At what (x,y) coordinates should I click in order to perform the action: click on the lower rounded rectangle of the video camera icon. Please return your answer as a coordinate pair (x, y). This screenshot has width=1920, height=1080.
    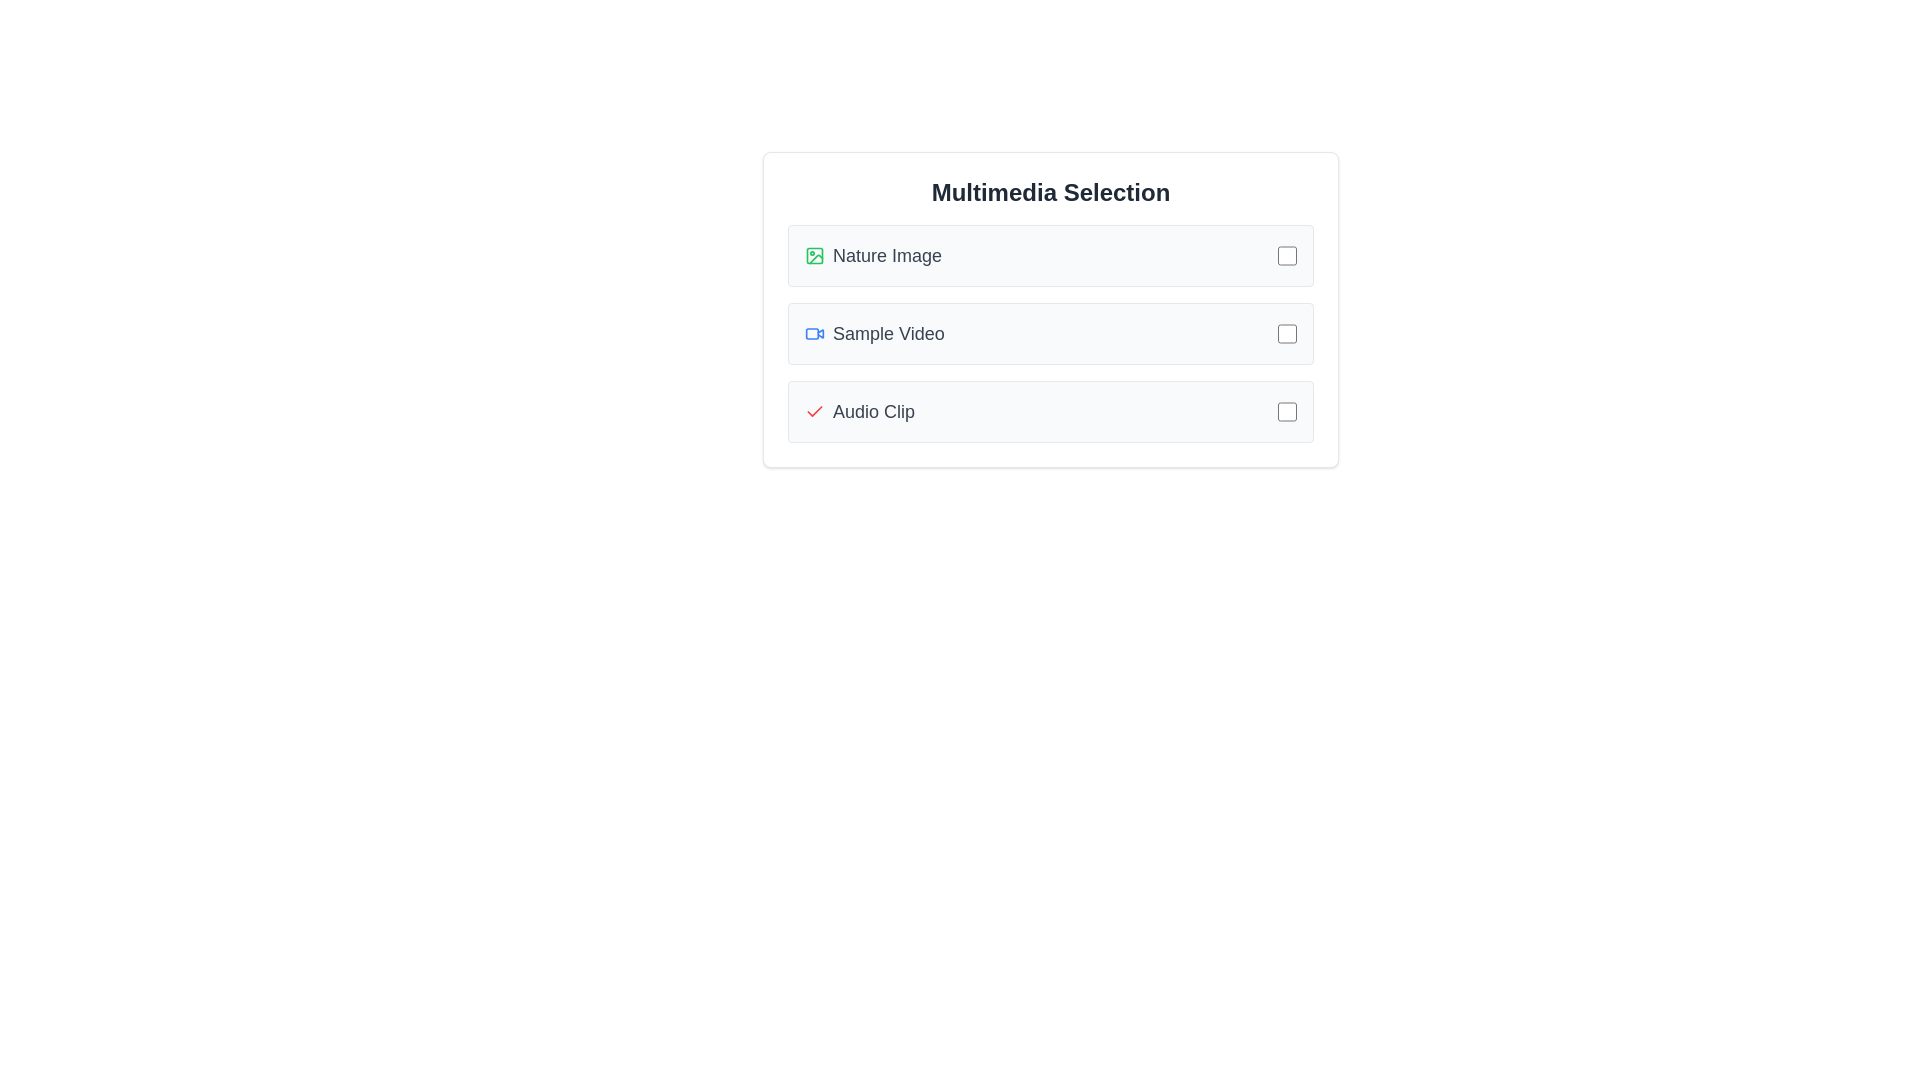
    Looking at the image, I should click on (812, 333).